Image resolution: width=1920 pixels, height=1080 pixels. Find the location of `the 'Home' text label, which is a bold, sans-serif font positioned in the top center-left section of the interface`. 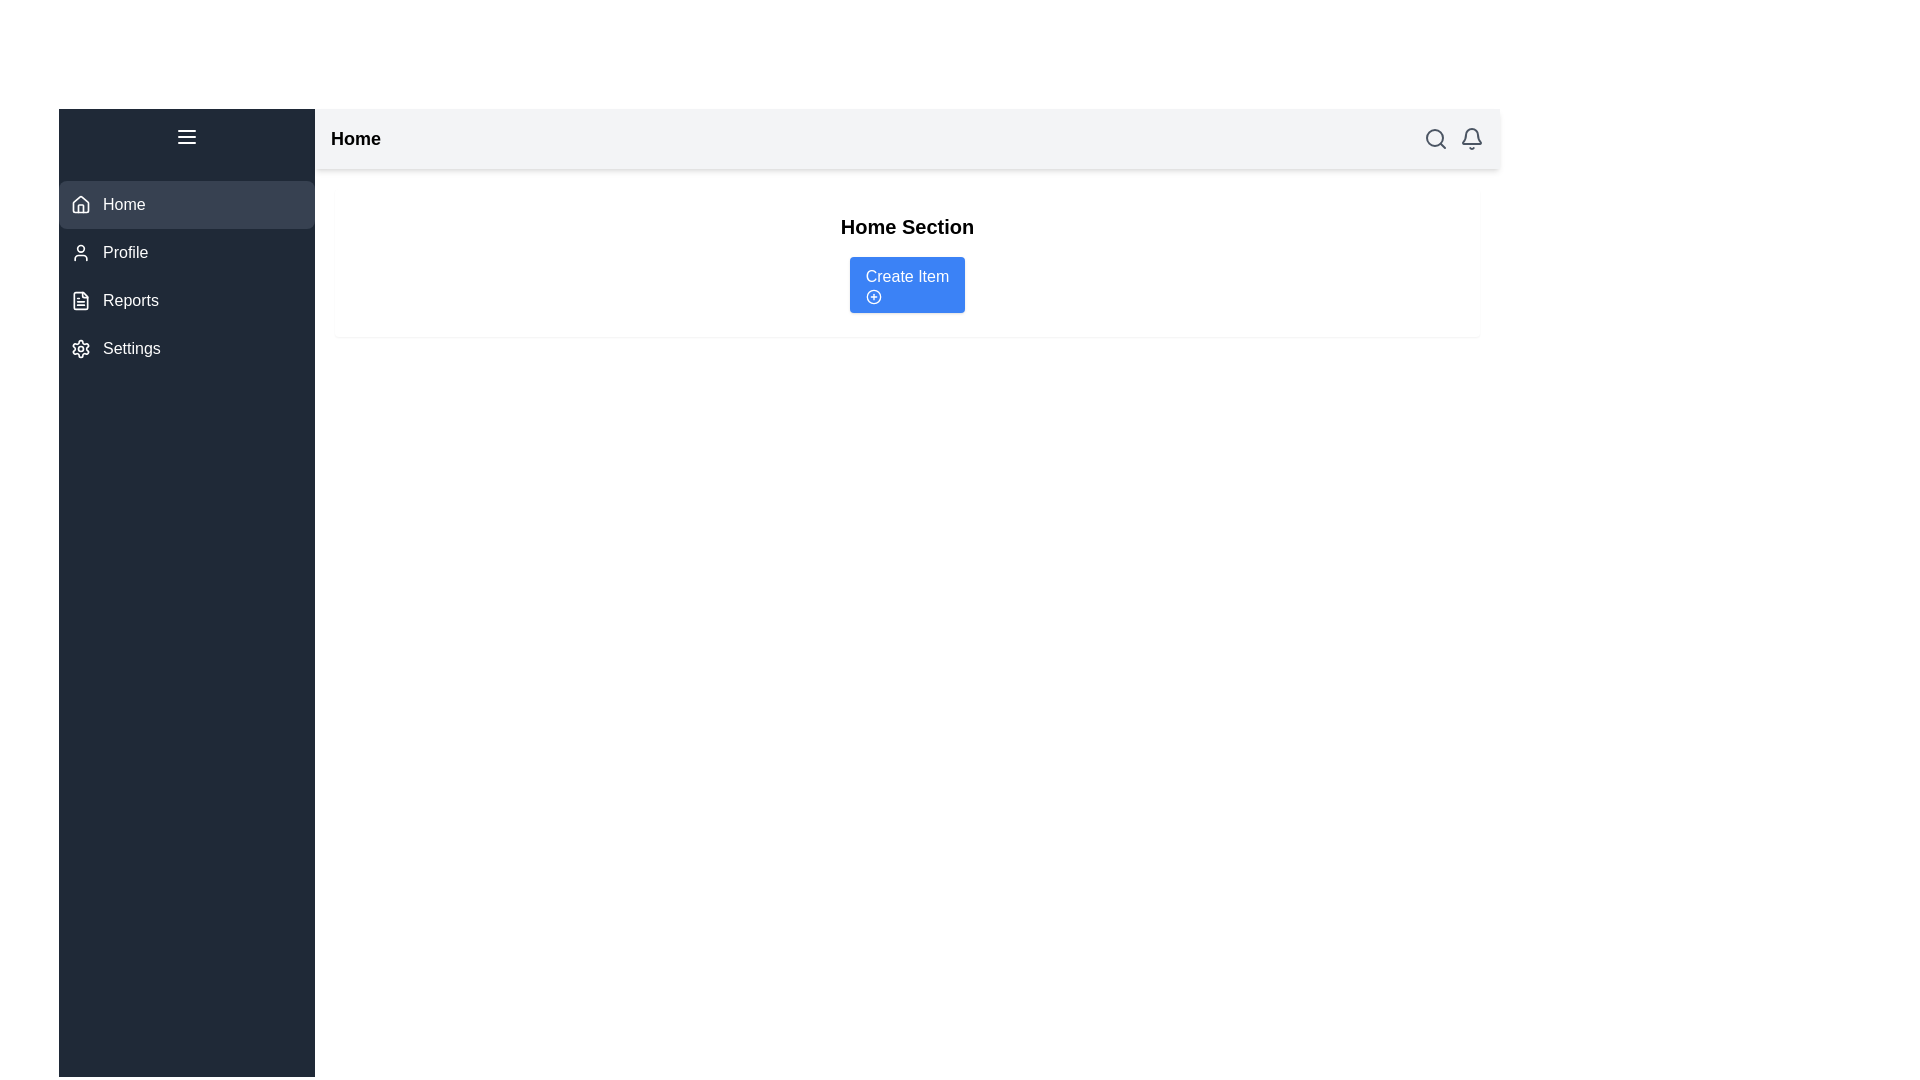

the 'Home' text label, which is a bold, sans-serif font positioned in the top center-left section of the interface is located at coordinates (355, 137).